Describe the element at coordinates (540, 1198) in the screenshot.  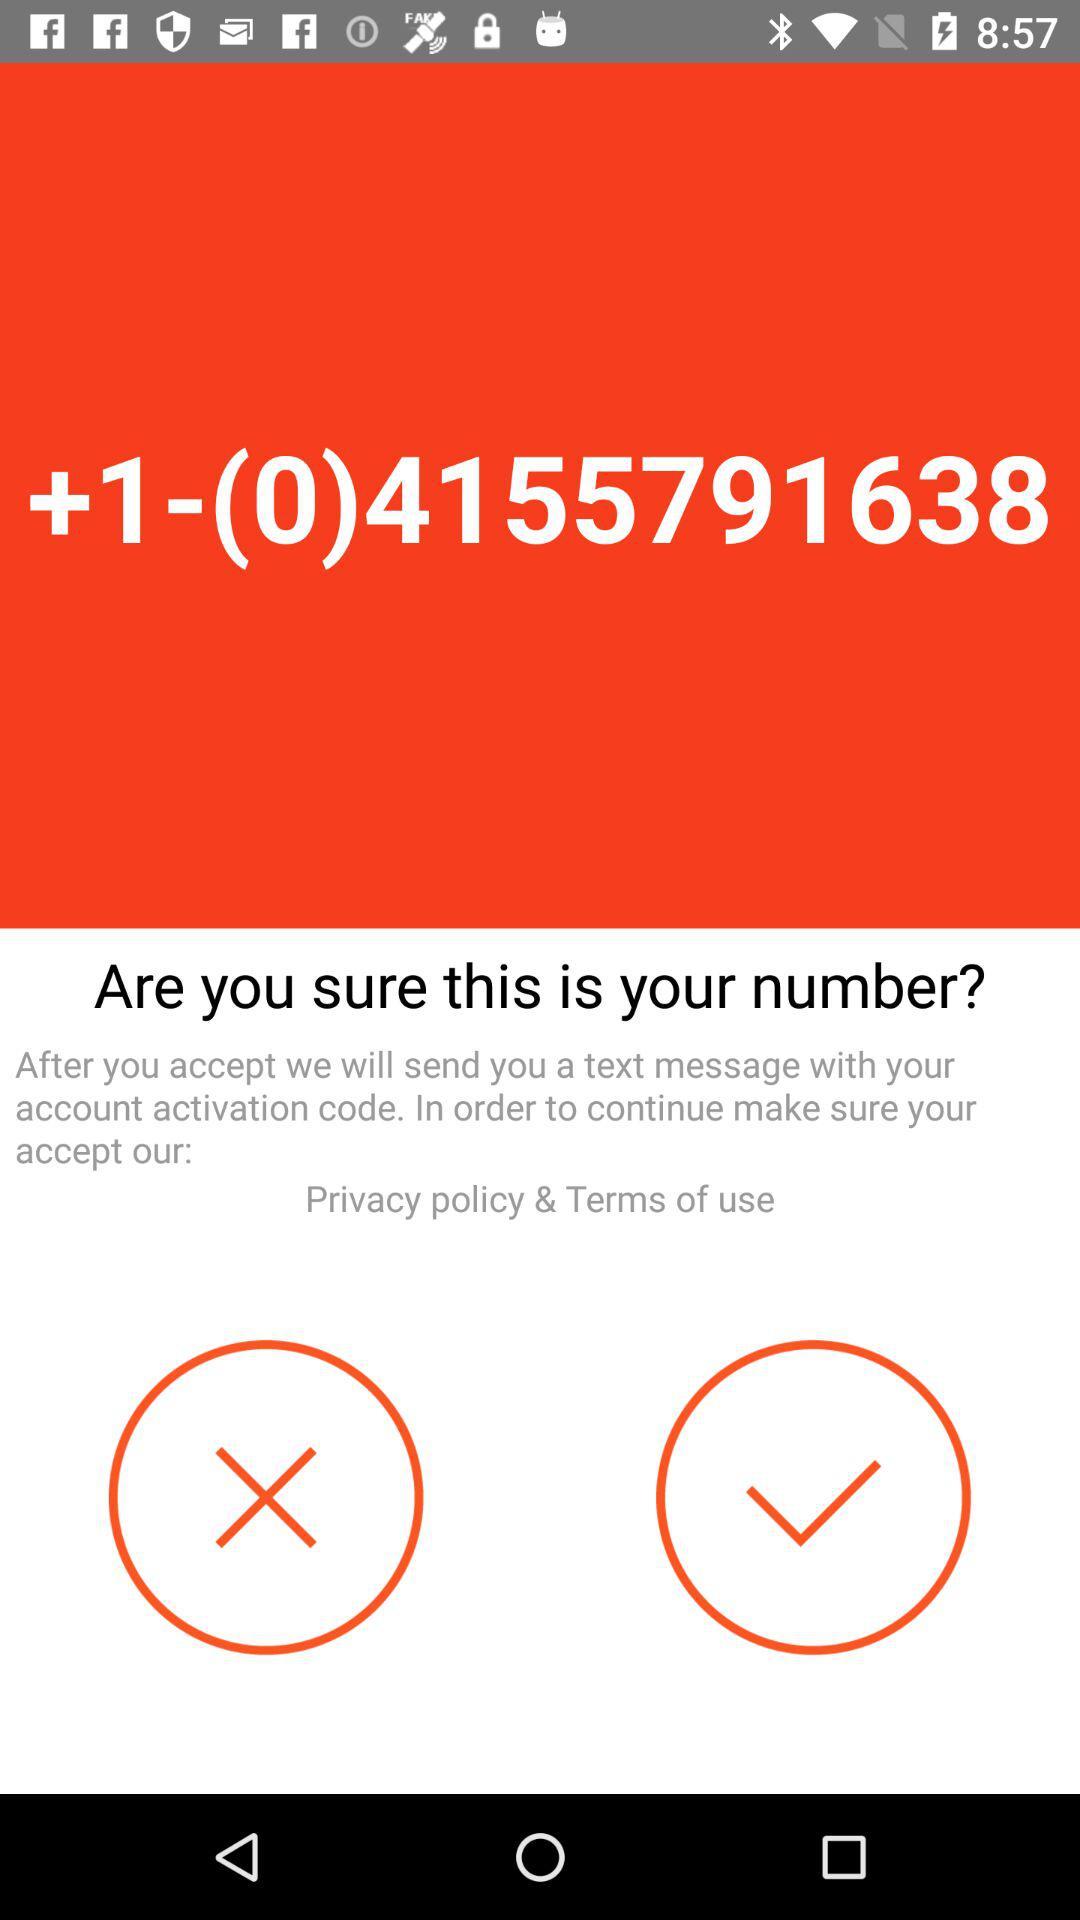
I see `privacy policy terms` at that location.